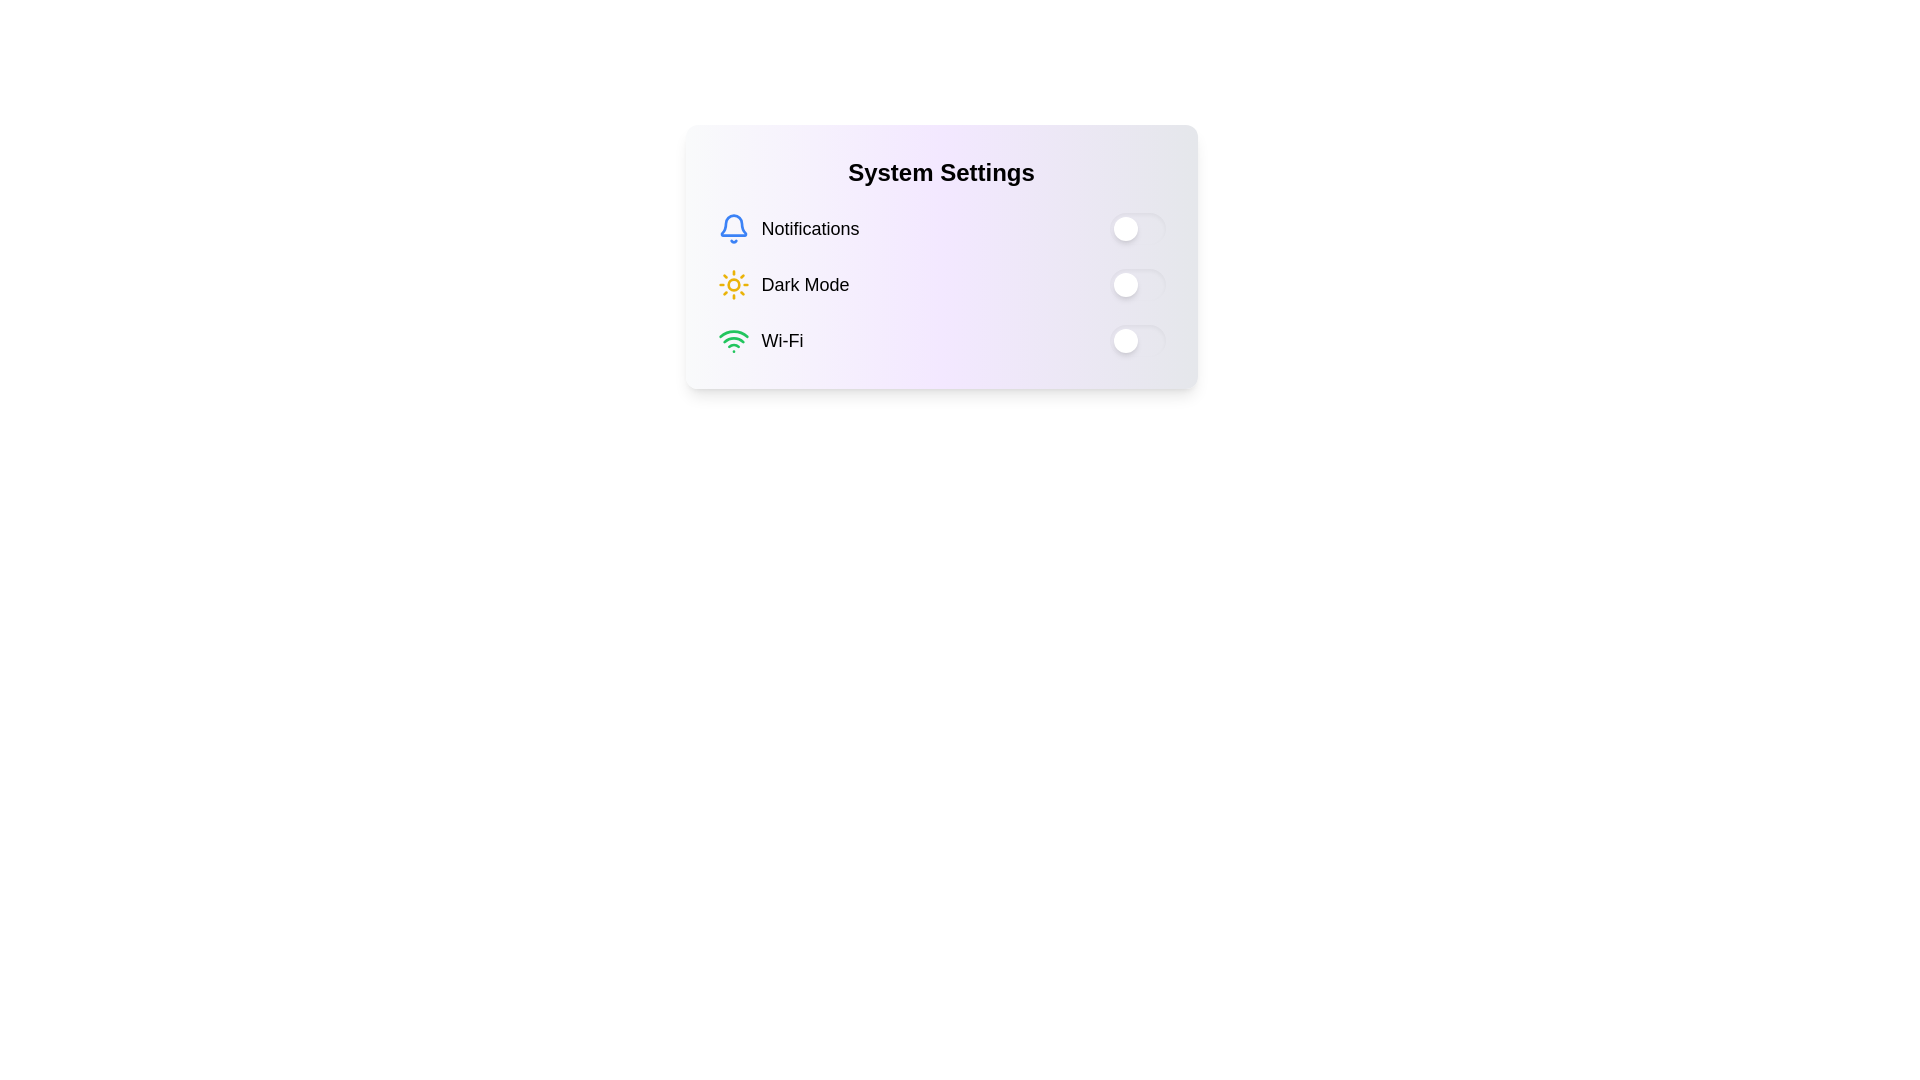 This screenshot has width=1920, height=1080. I want to click on the topmost arc of the Wi-Fi icon located in the settings panel, which serves a decorative and symbolic purpose, so click(732, 333).